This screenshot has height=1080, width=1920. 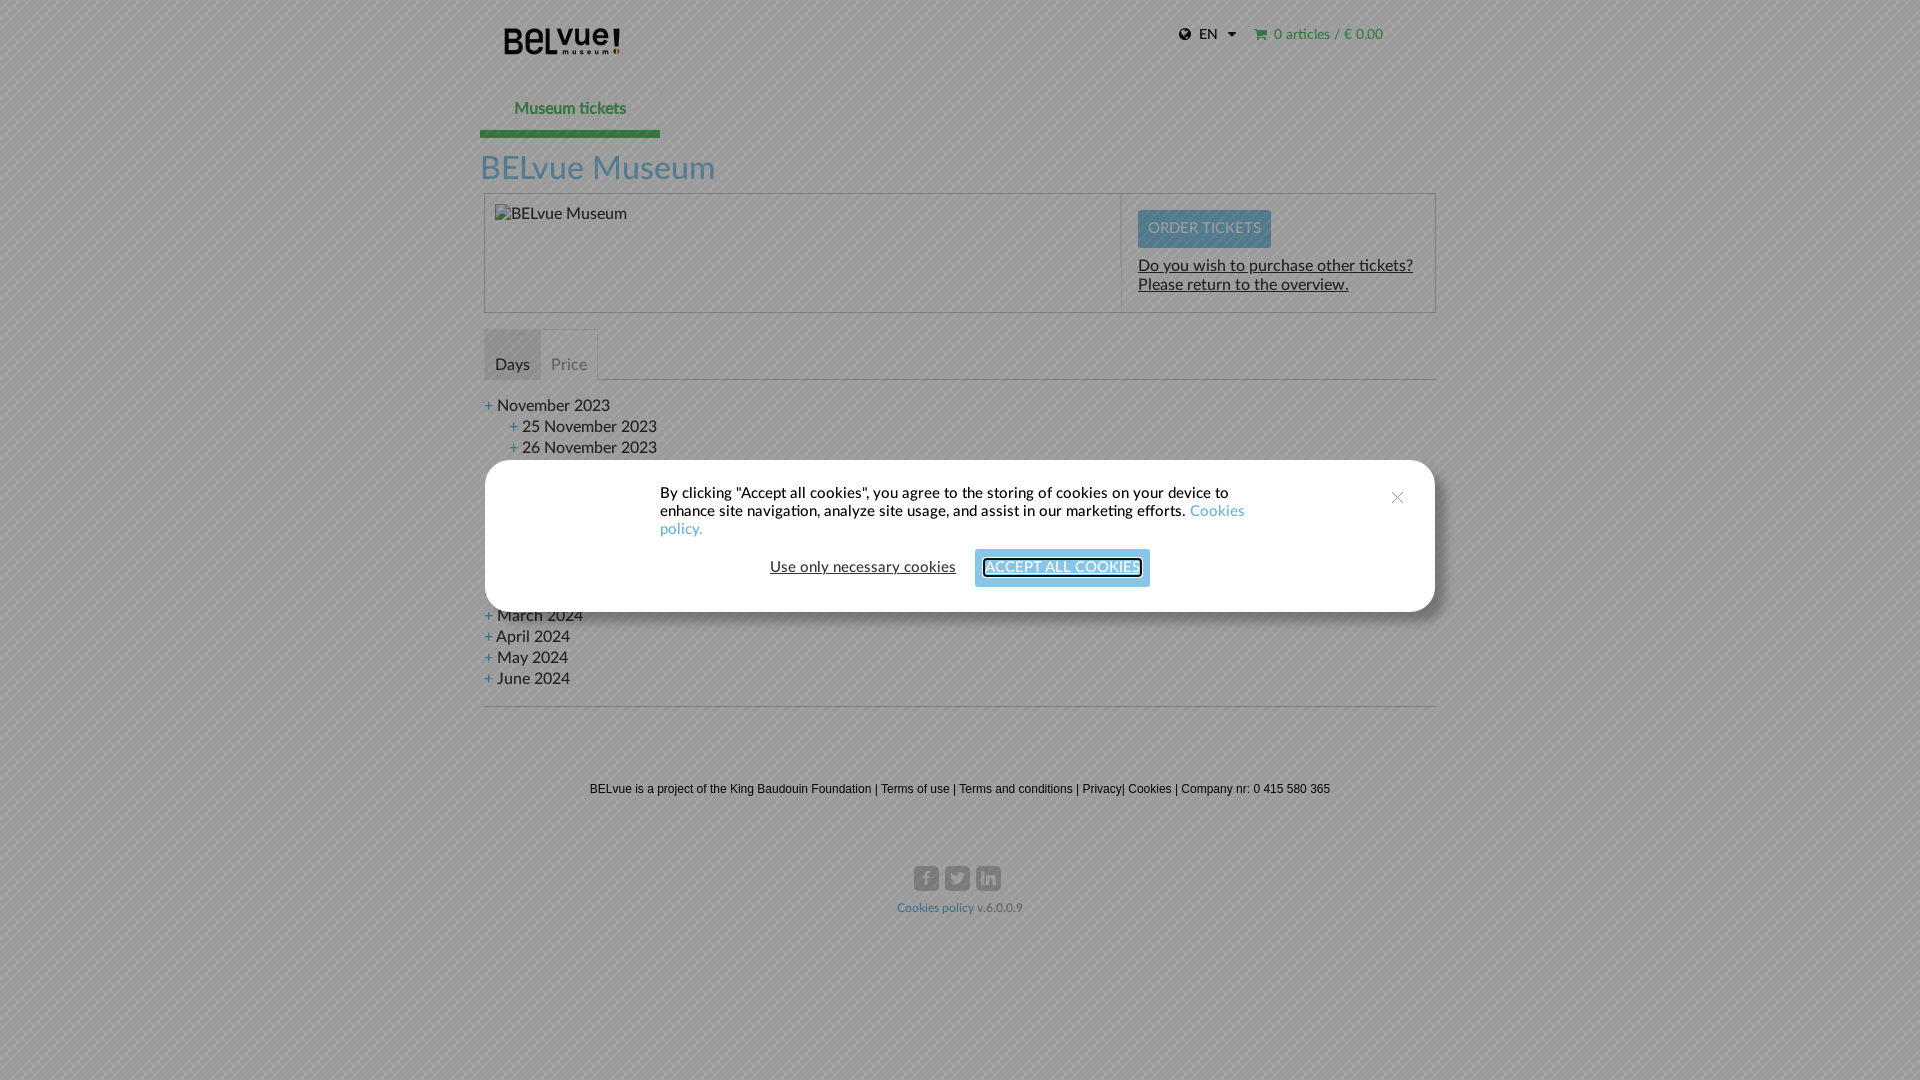 I want to click on 'Follow us on Facebook', so click(x=925, y=877).